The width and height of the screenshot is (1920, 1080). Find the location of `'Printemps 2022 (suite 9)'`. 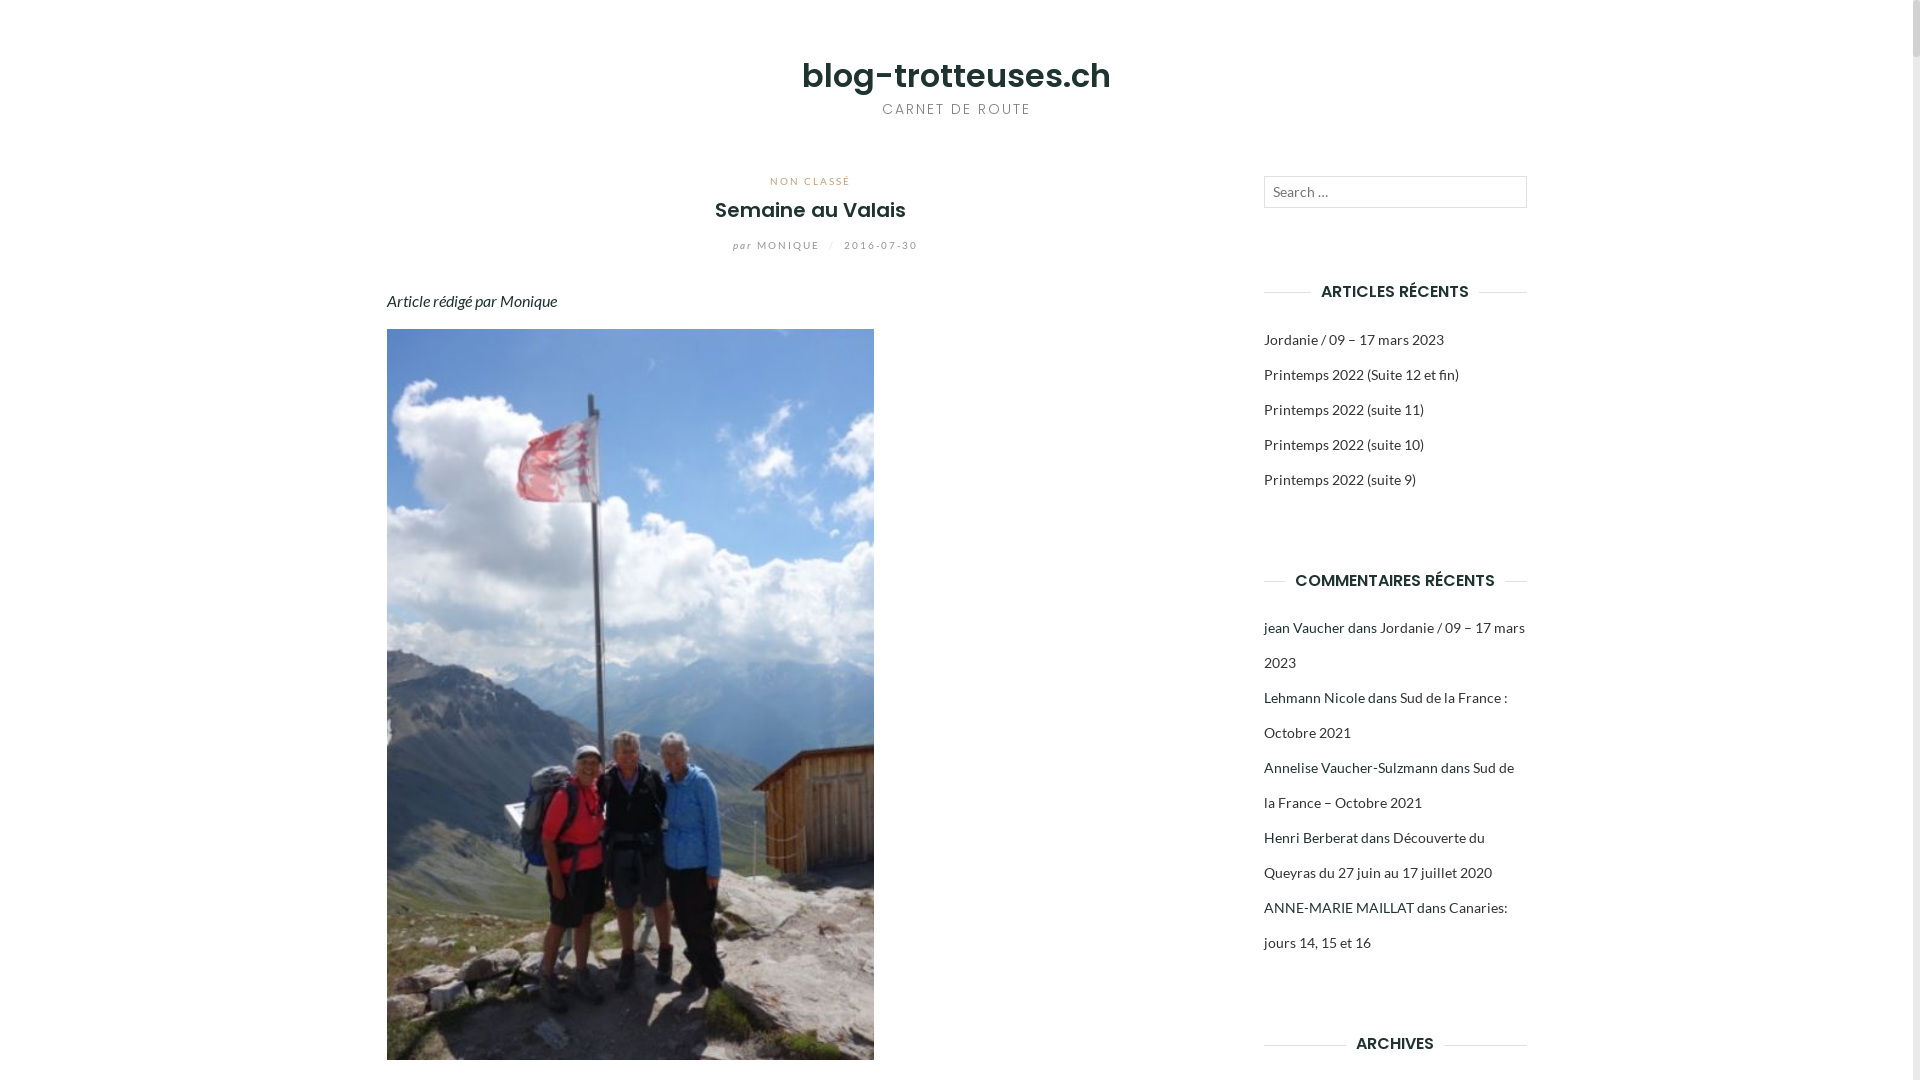

'Printemps 2022 (suite 9)' is located at coordinates (1339, 479).